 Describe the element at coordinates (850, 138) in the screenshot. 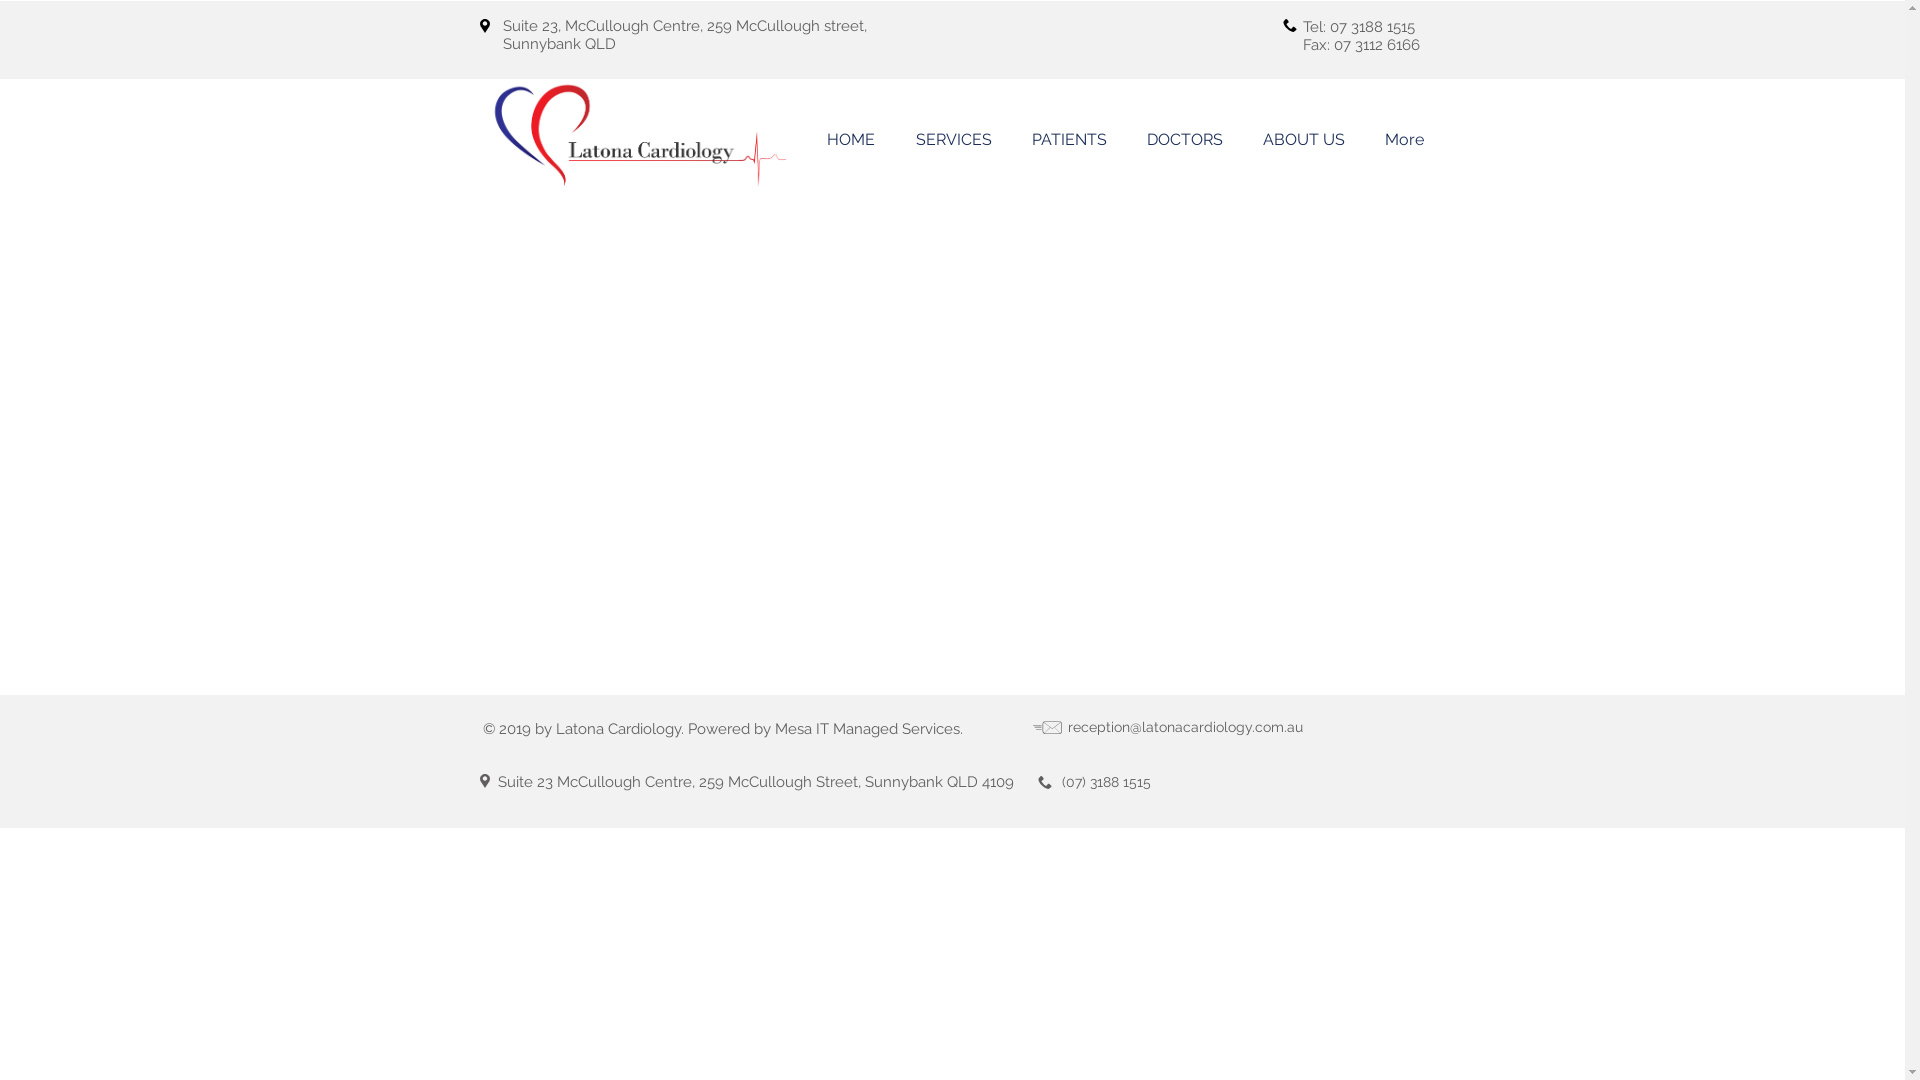

I see `'HOME'` at that location.